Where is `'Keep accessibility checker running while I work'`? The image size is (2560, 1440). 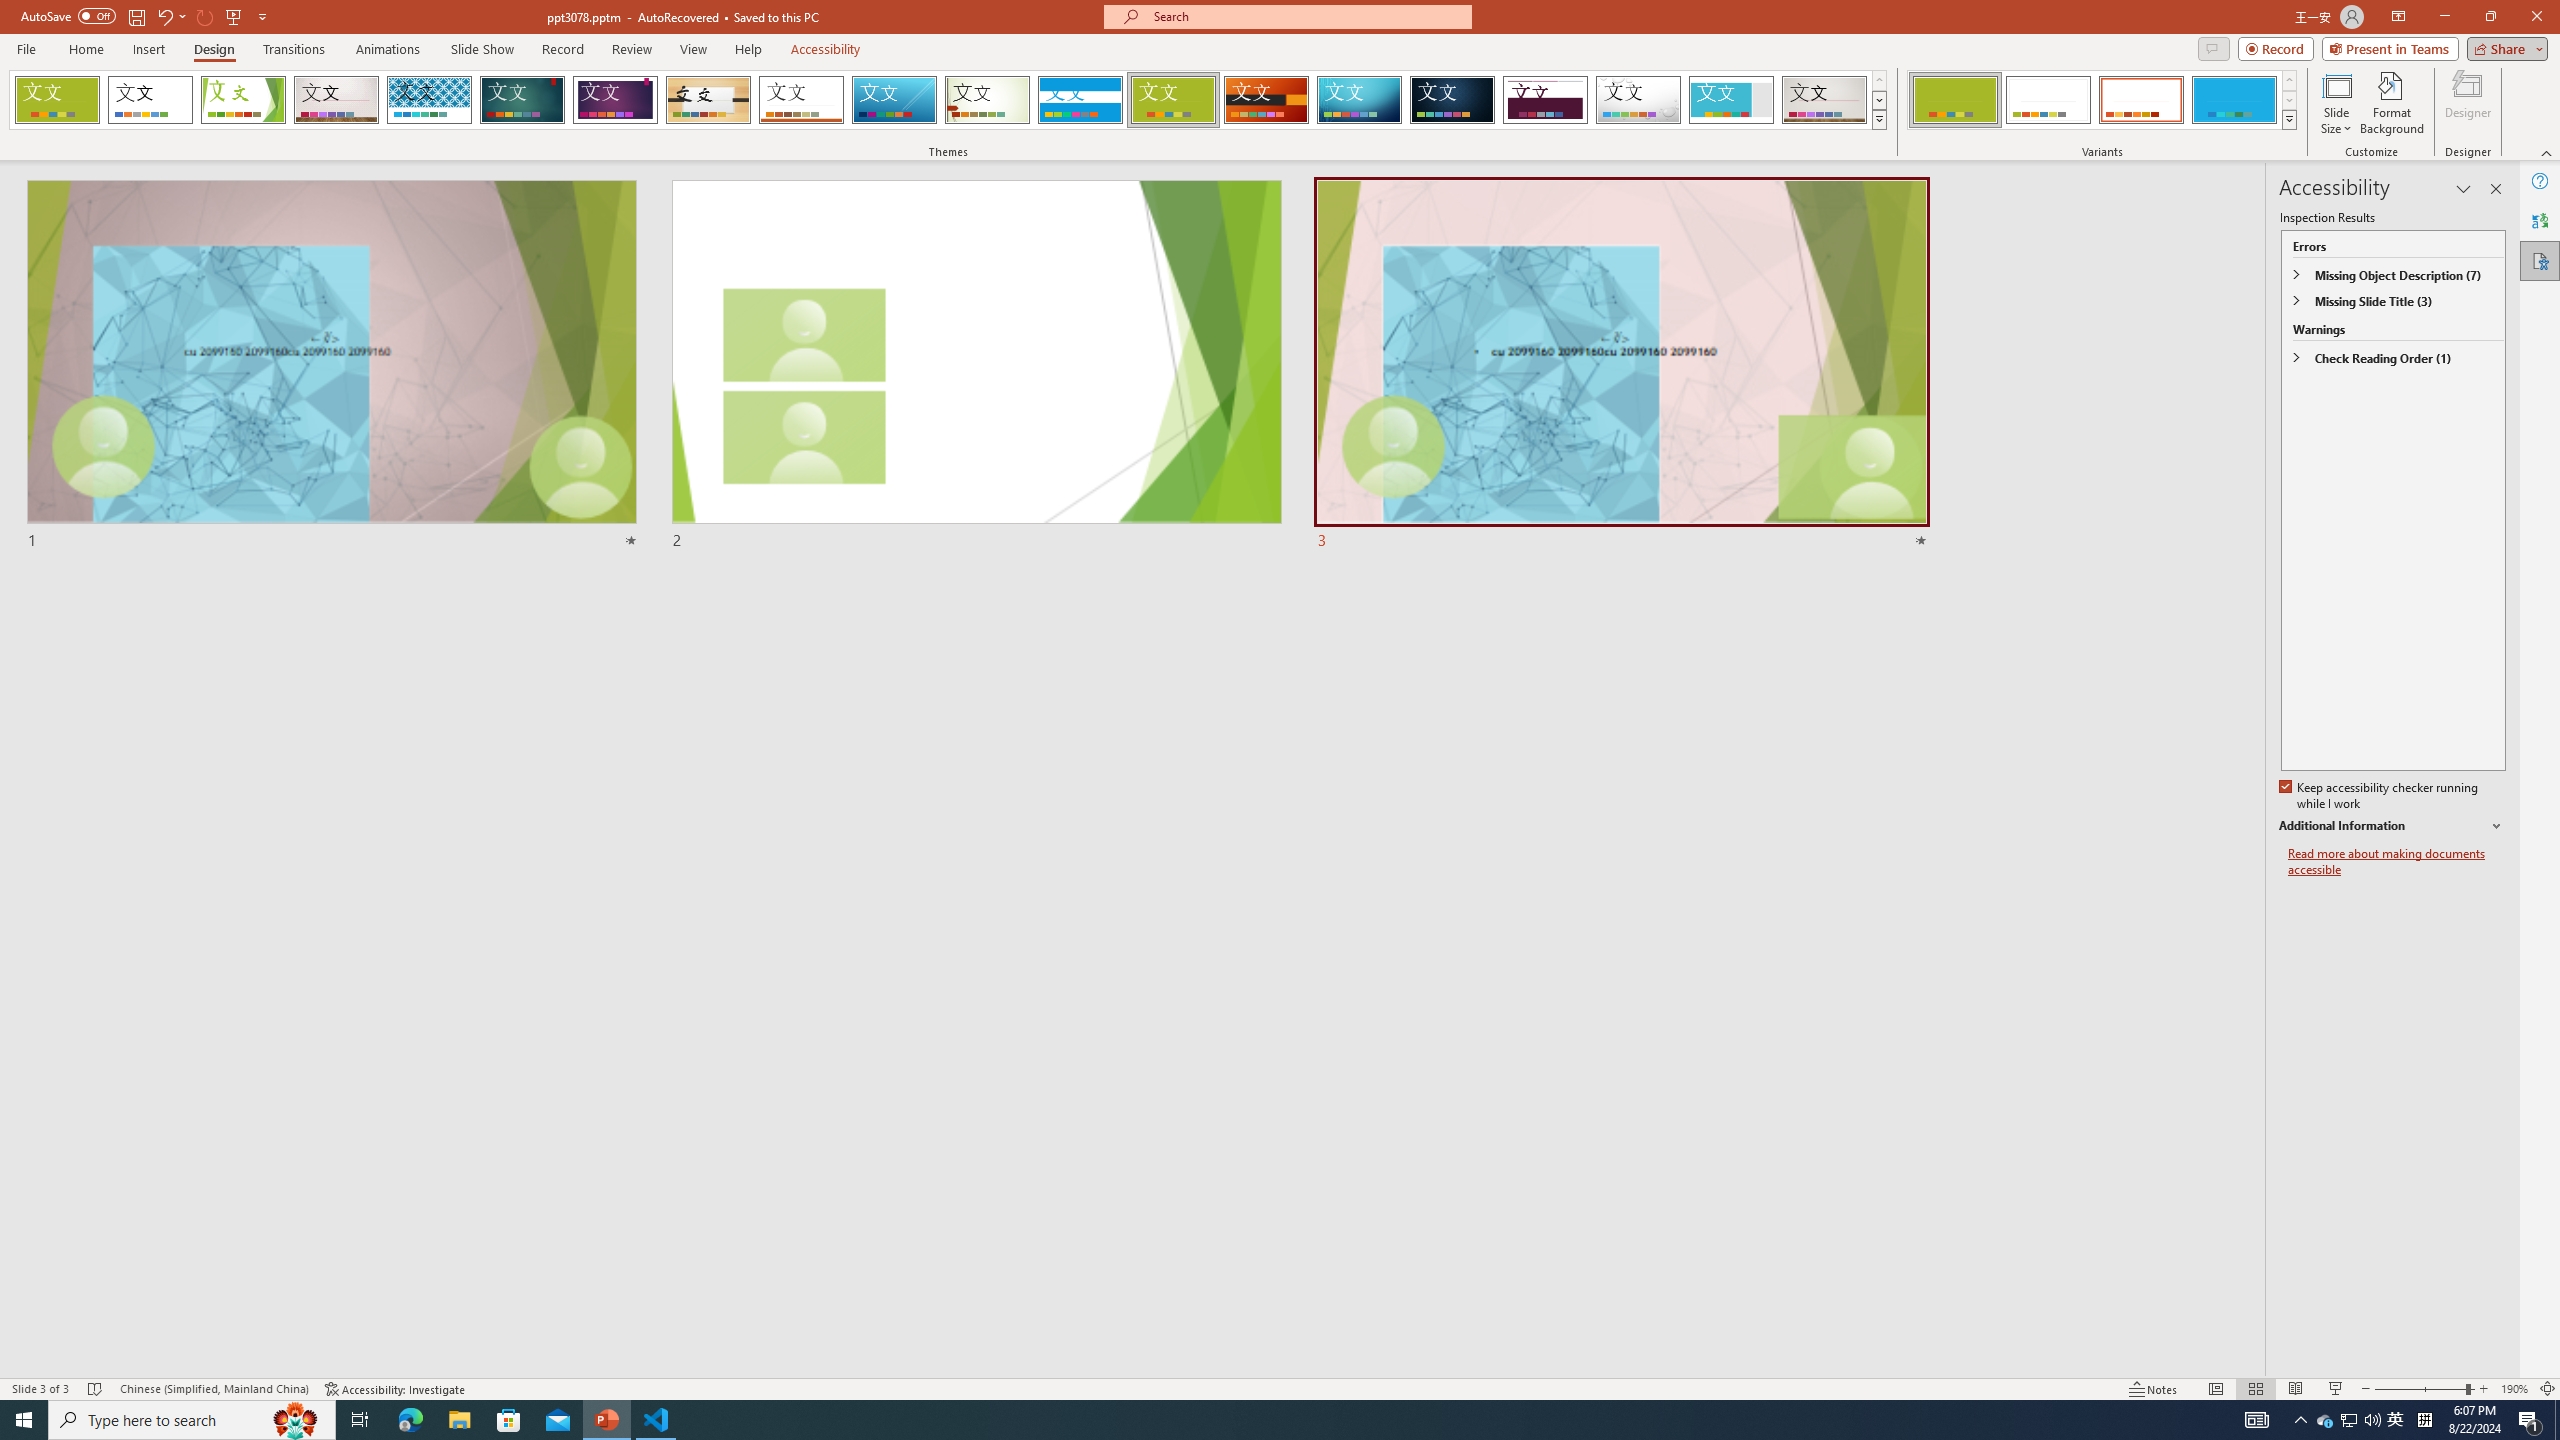
'Keep accessibility checker running while I work' is located at coordinates (2380, 796).